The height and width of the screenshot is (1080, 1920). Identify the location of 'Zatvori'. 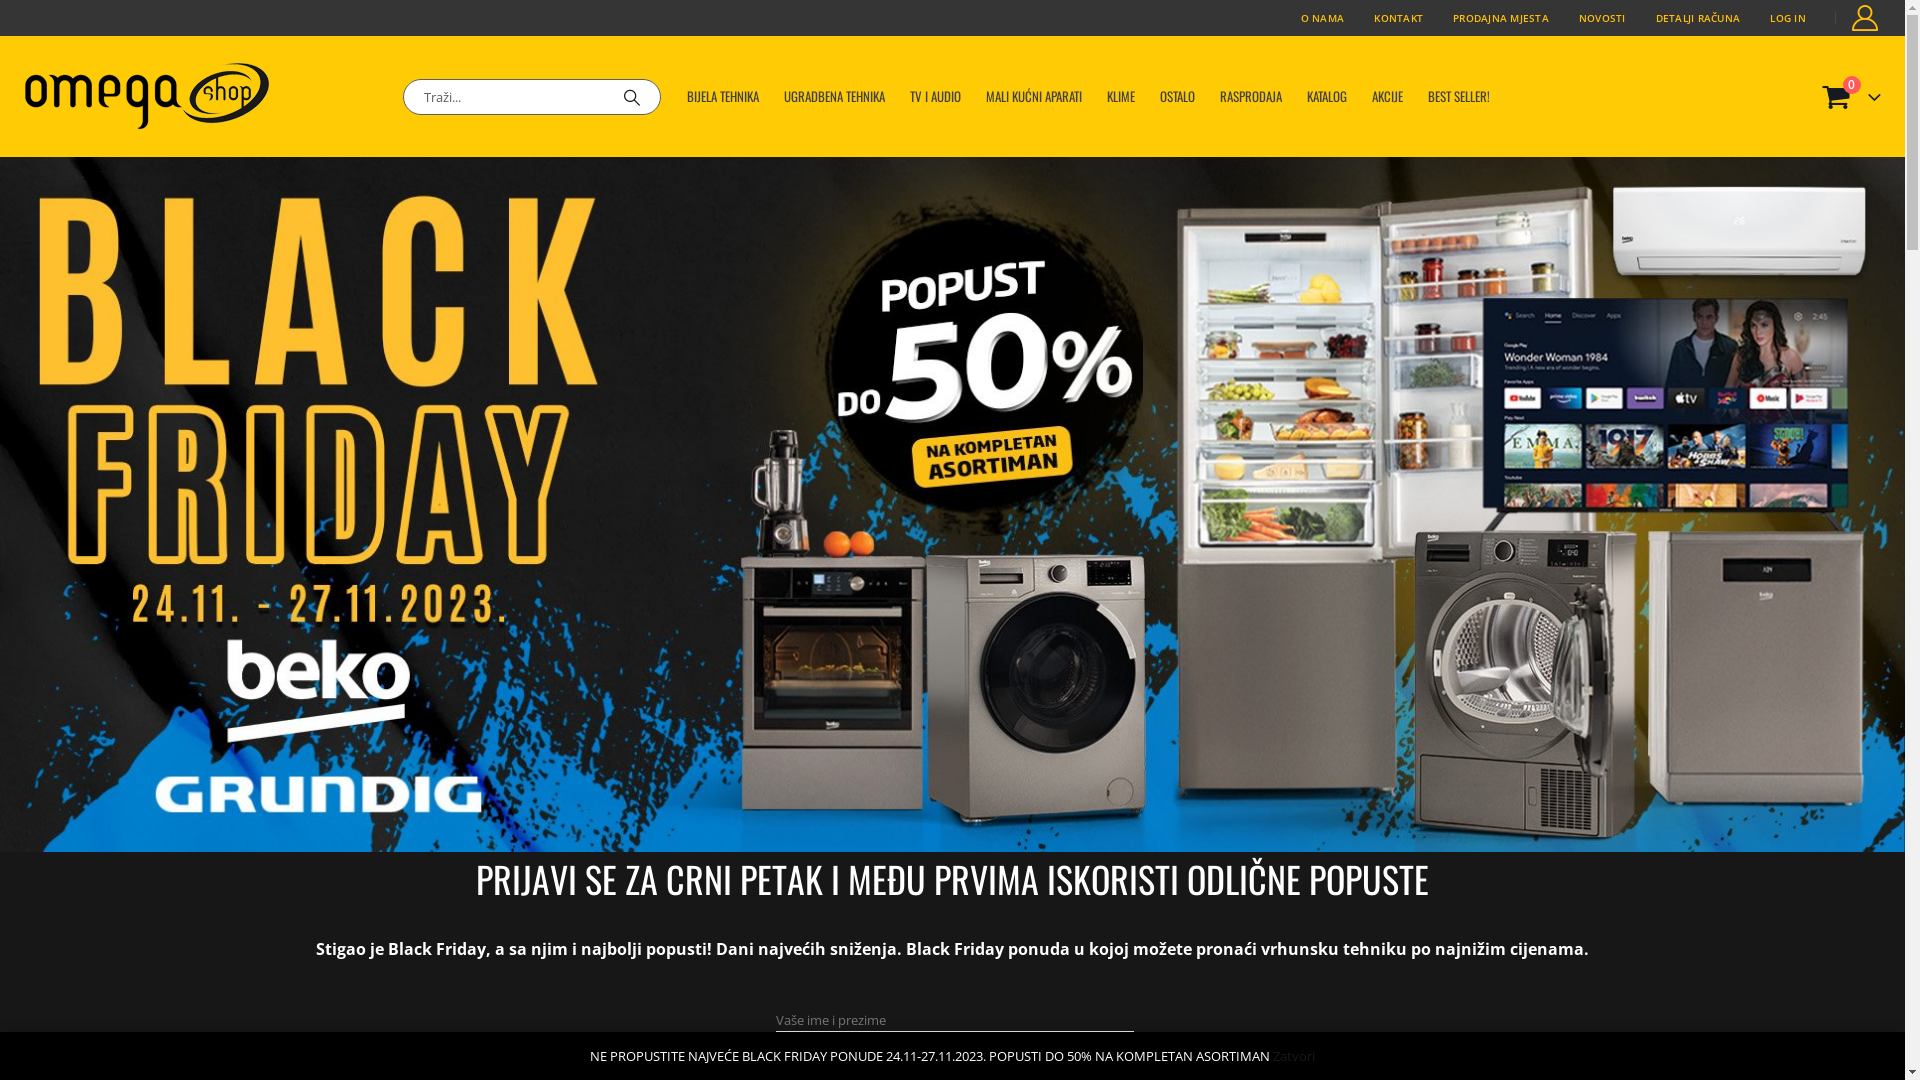
(1294, 1055).